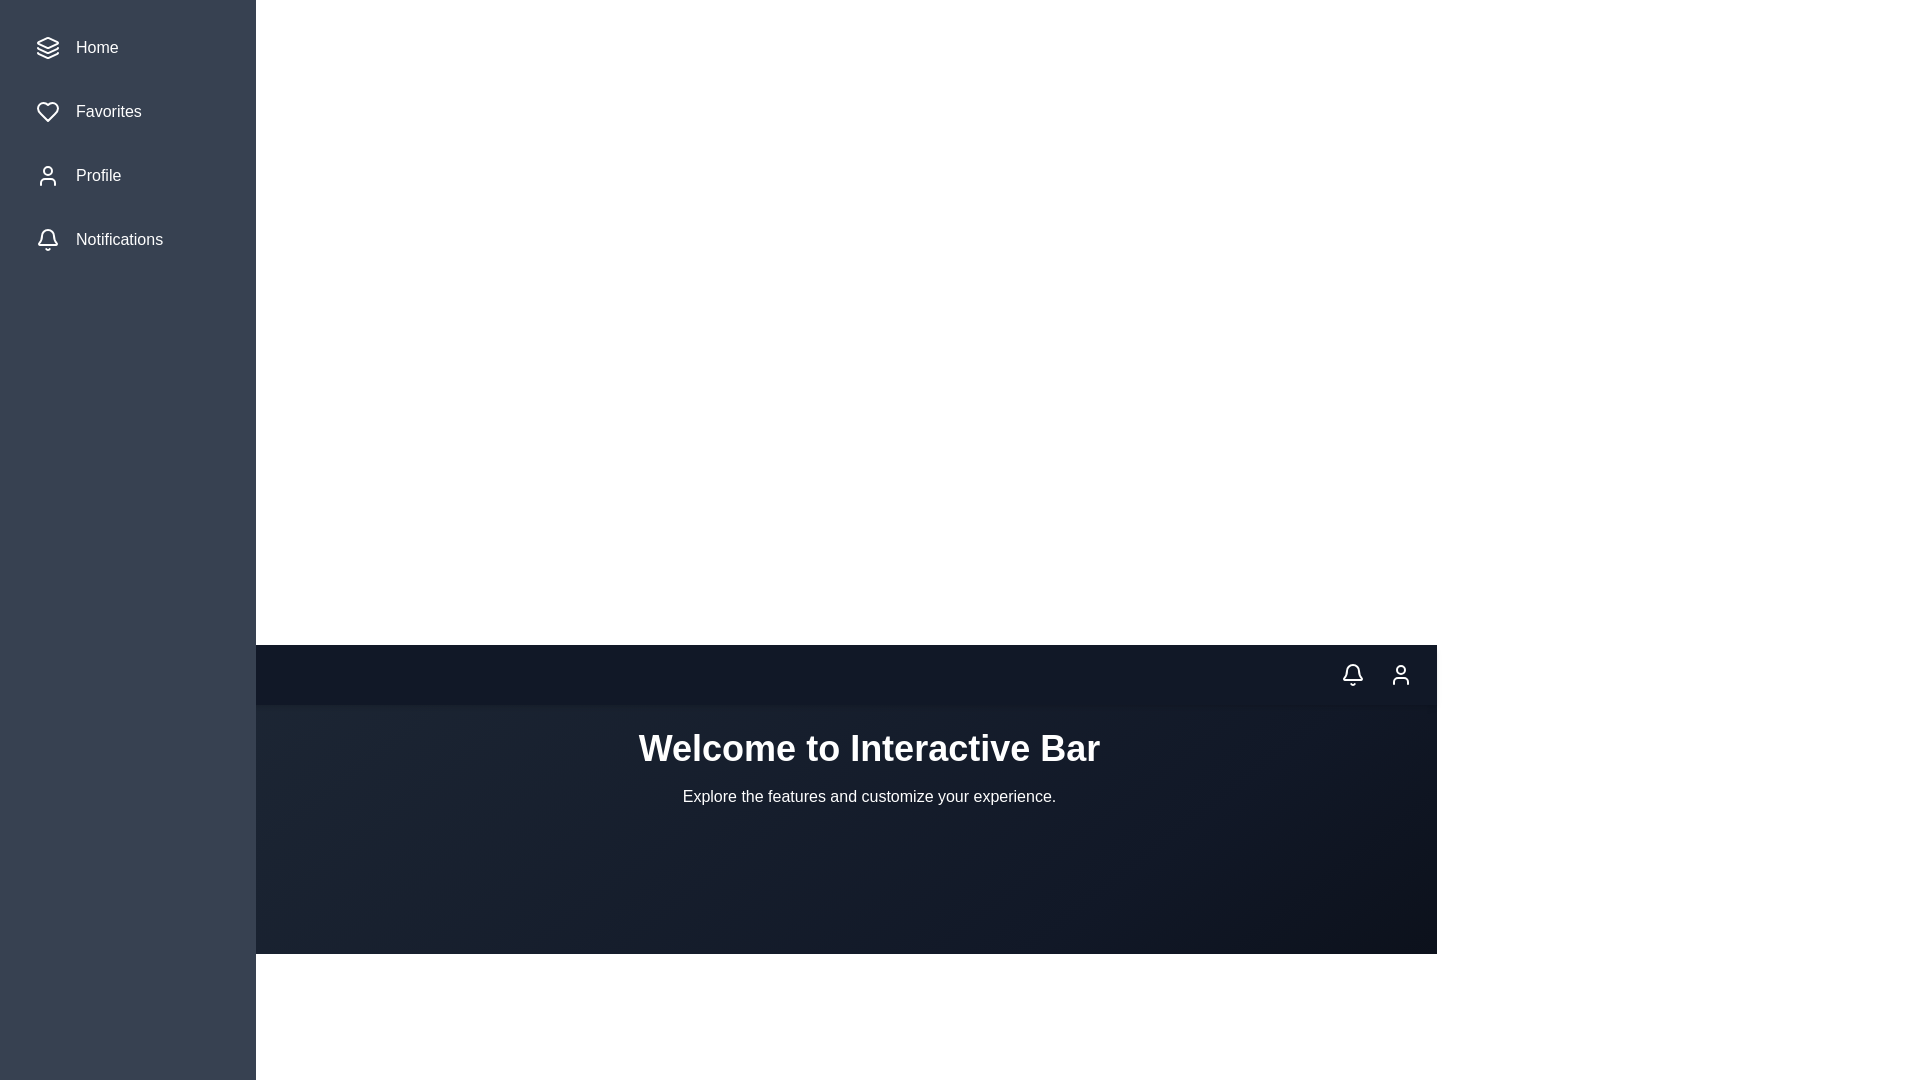  Describe the element at coordinates (82, 675) in the screenshot. I see `menu icon to toggle the menu state` at that location.